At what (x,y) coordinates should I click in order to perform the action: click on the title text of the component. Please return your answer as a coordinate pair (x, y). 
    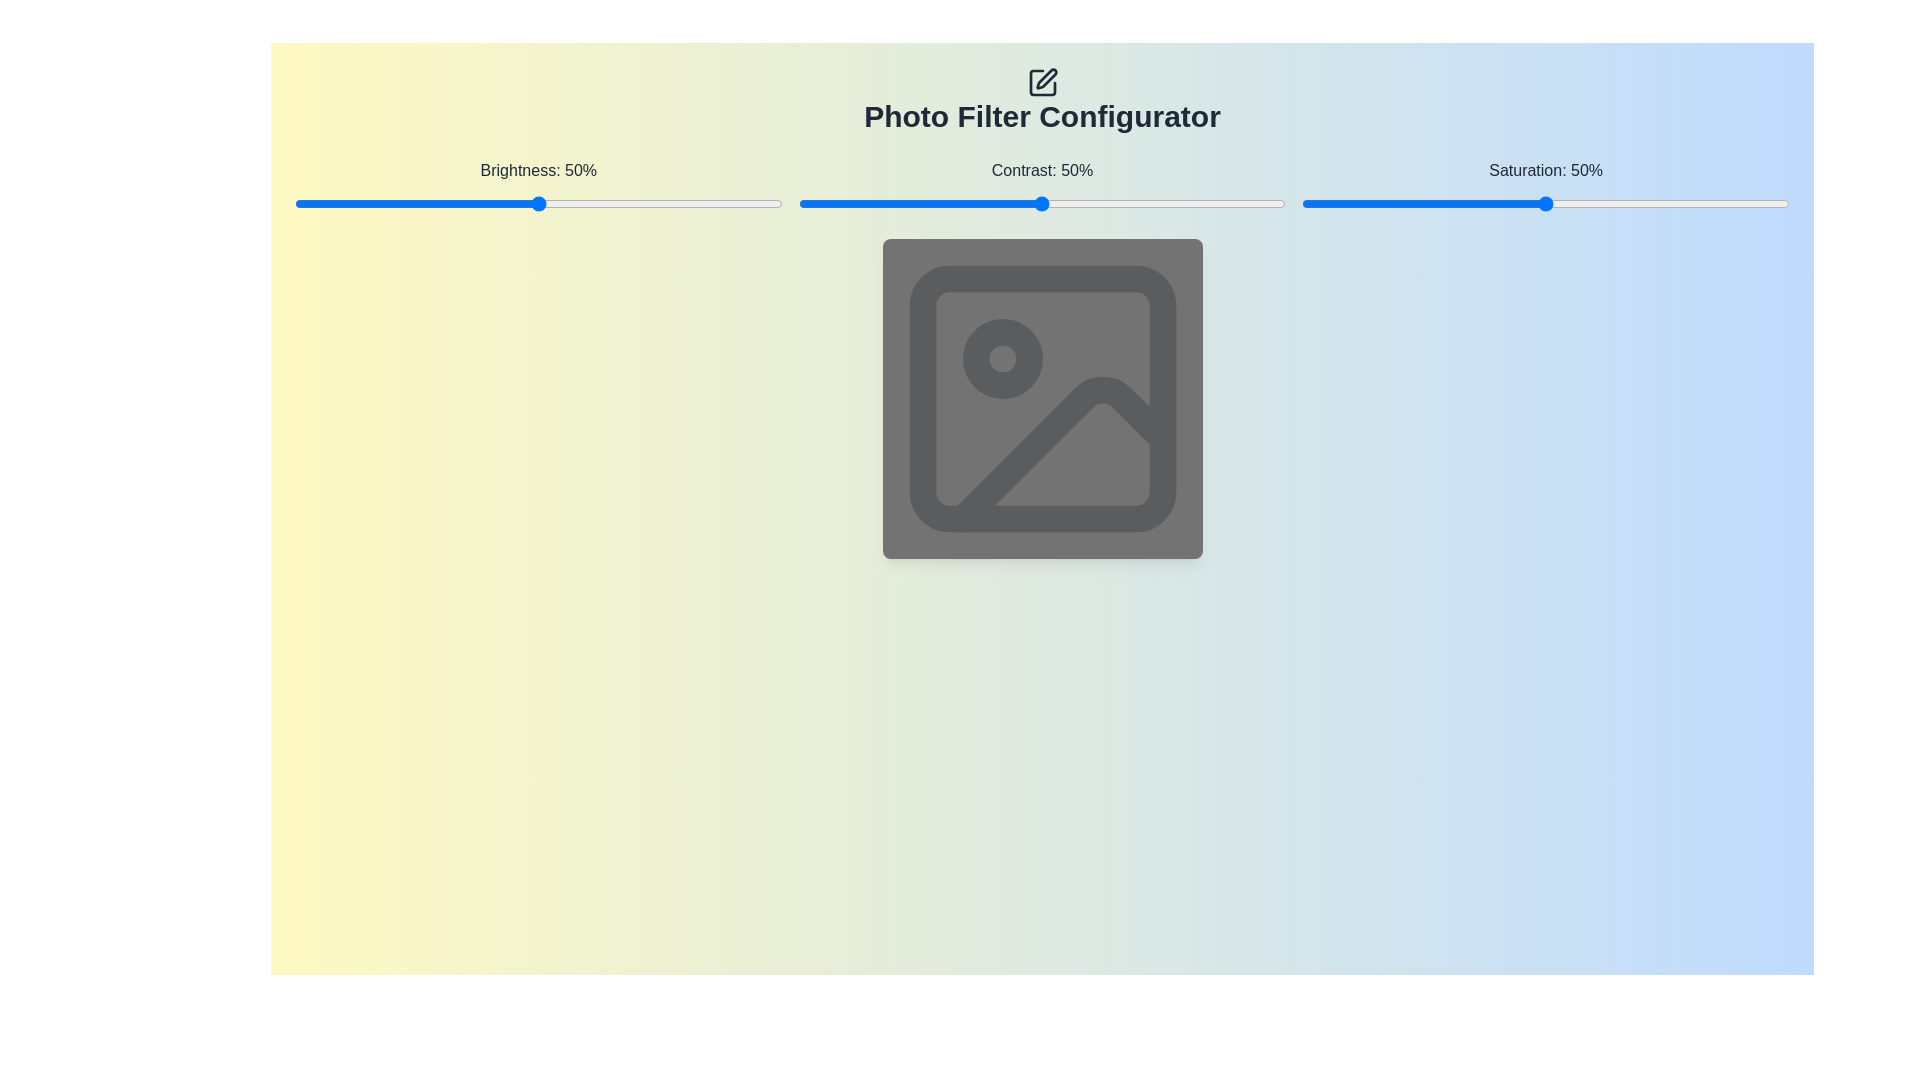
    Looking at the image, I should click on (1041, 100).